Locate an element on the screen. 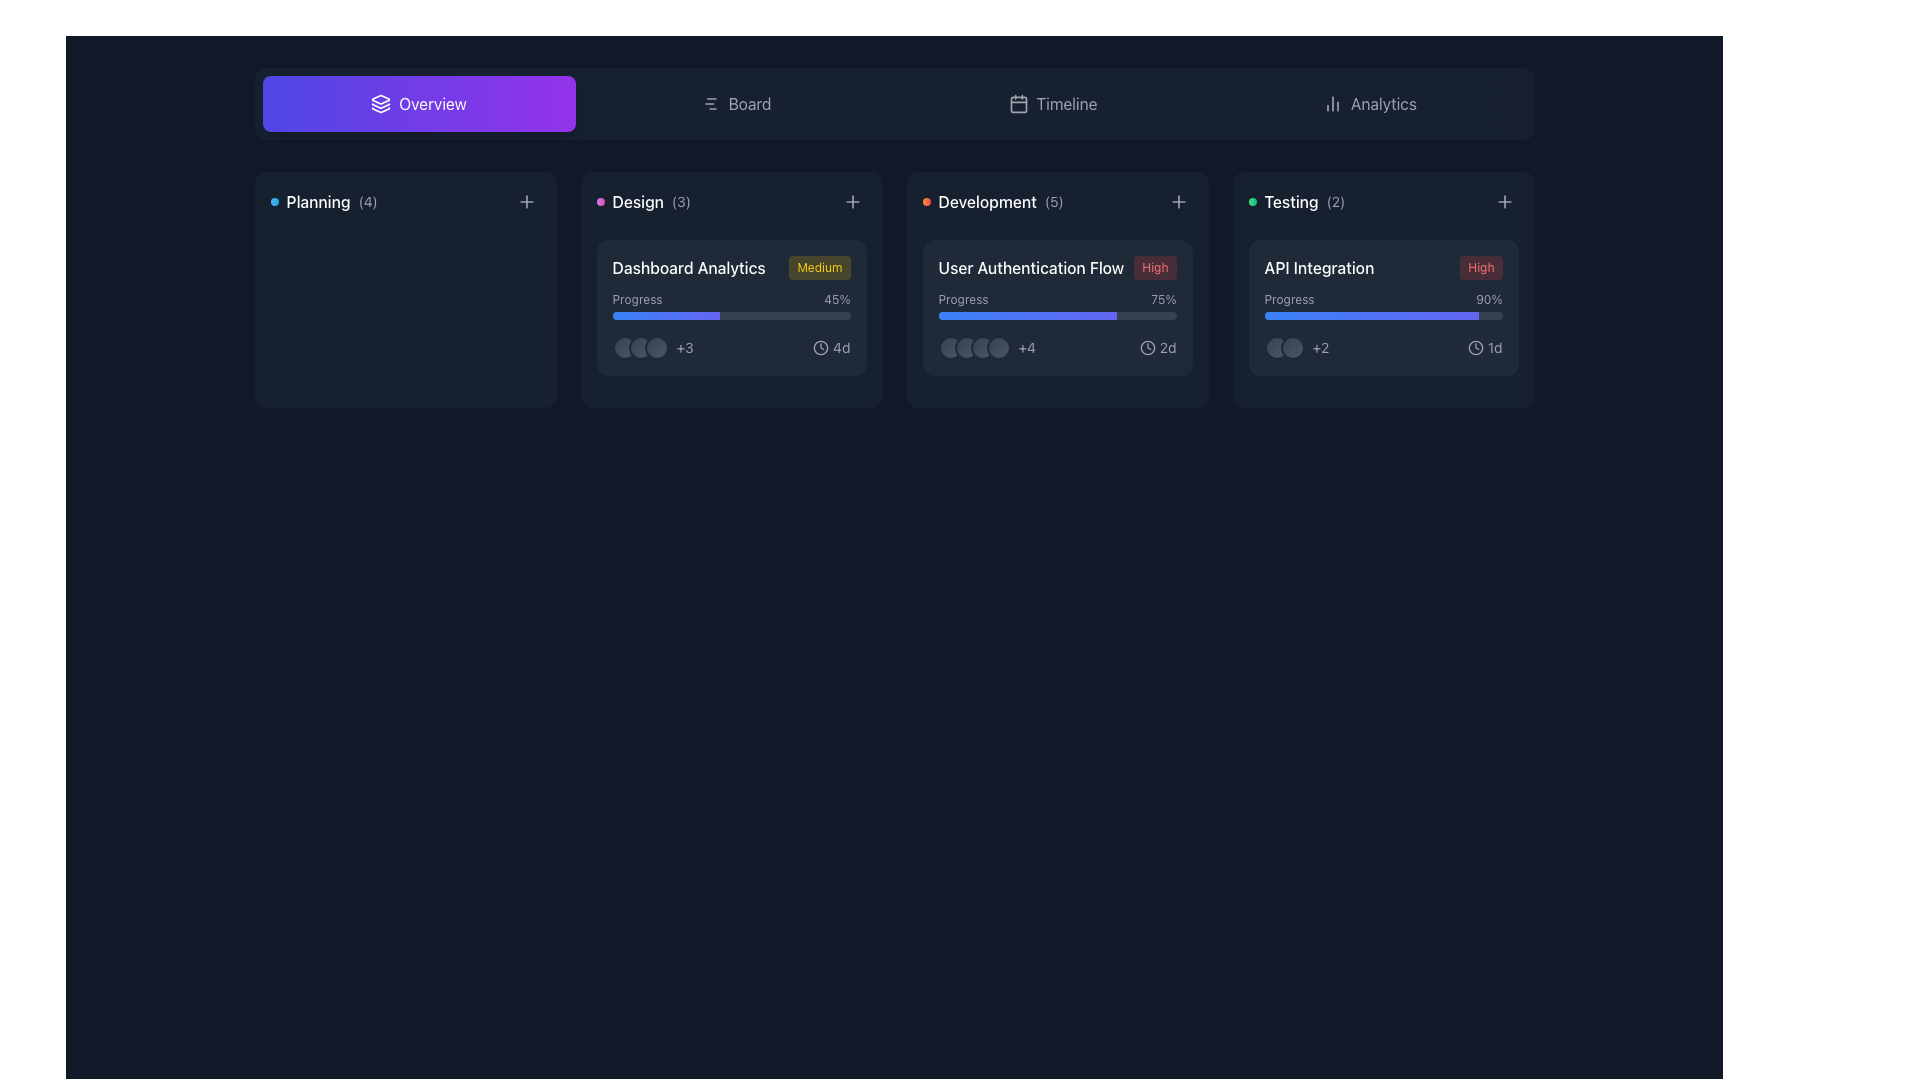 This screenshot has width=1920, height=1080. the graphical representation of the circular element that is part of the clock icon located in the bottom-right corner of the 'Dashboard Analytics' card within the 'Design' category section is located at coordinates (821, 346).